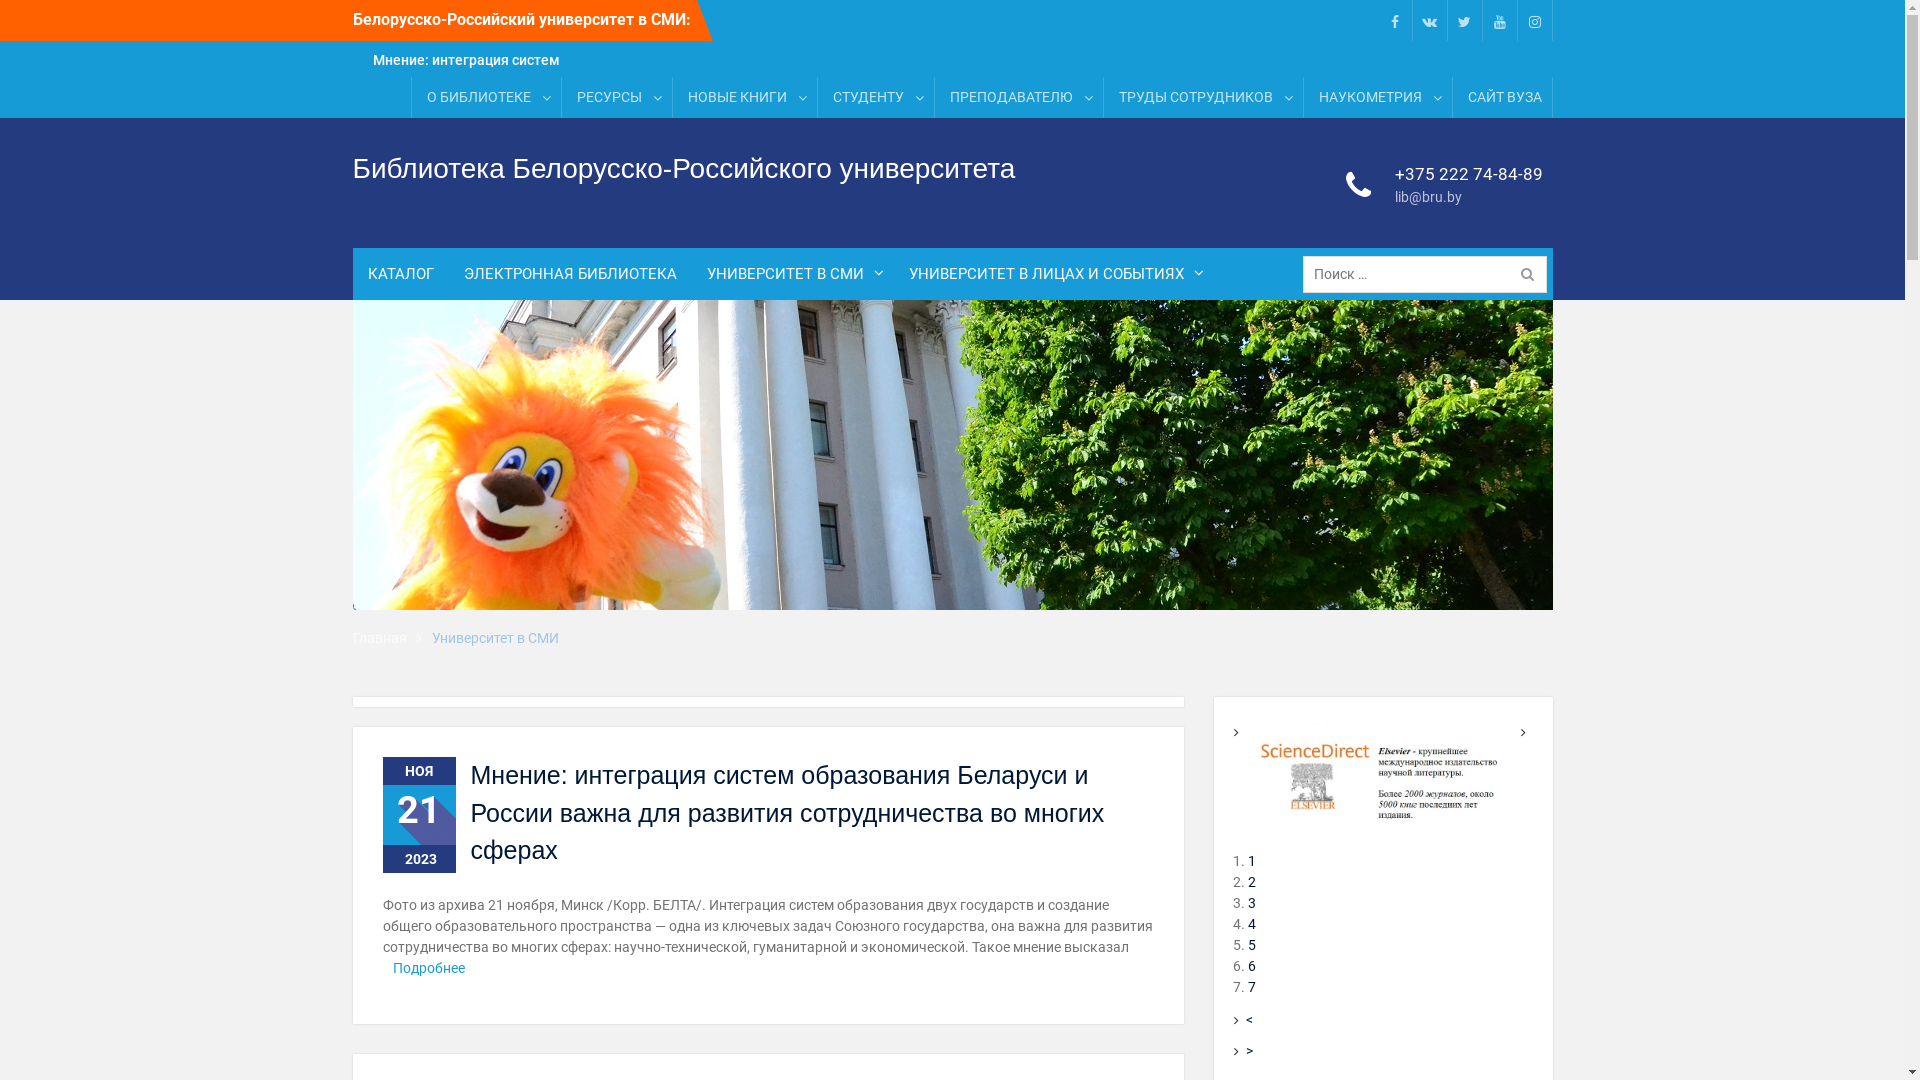  Describe the element at coordinates (1245, 1049) in the screenshot. I see `'>'` at that location.